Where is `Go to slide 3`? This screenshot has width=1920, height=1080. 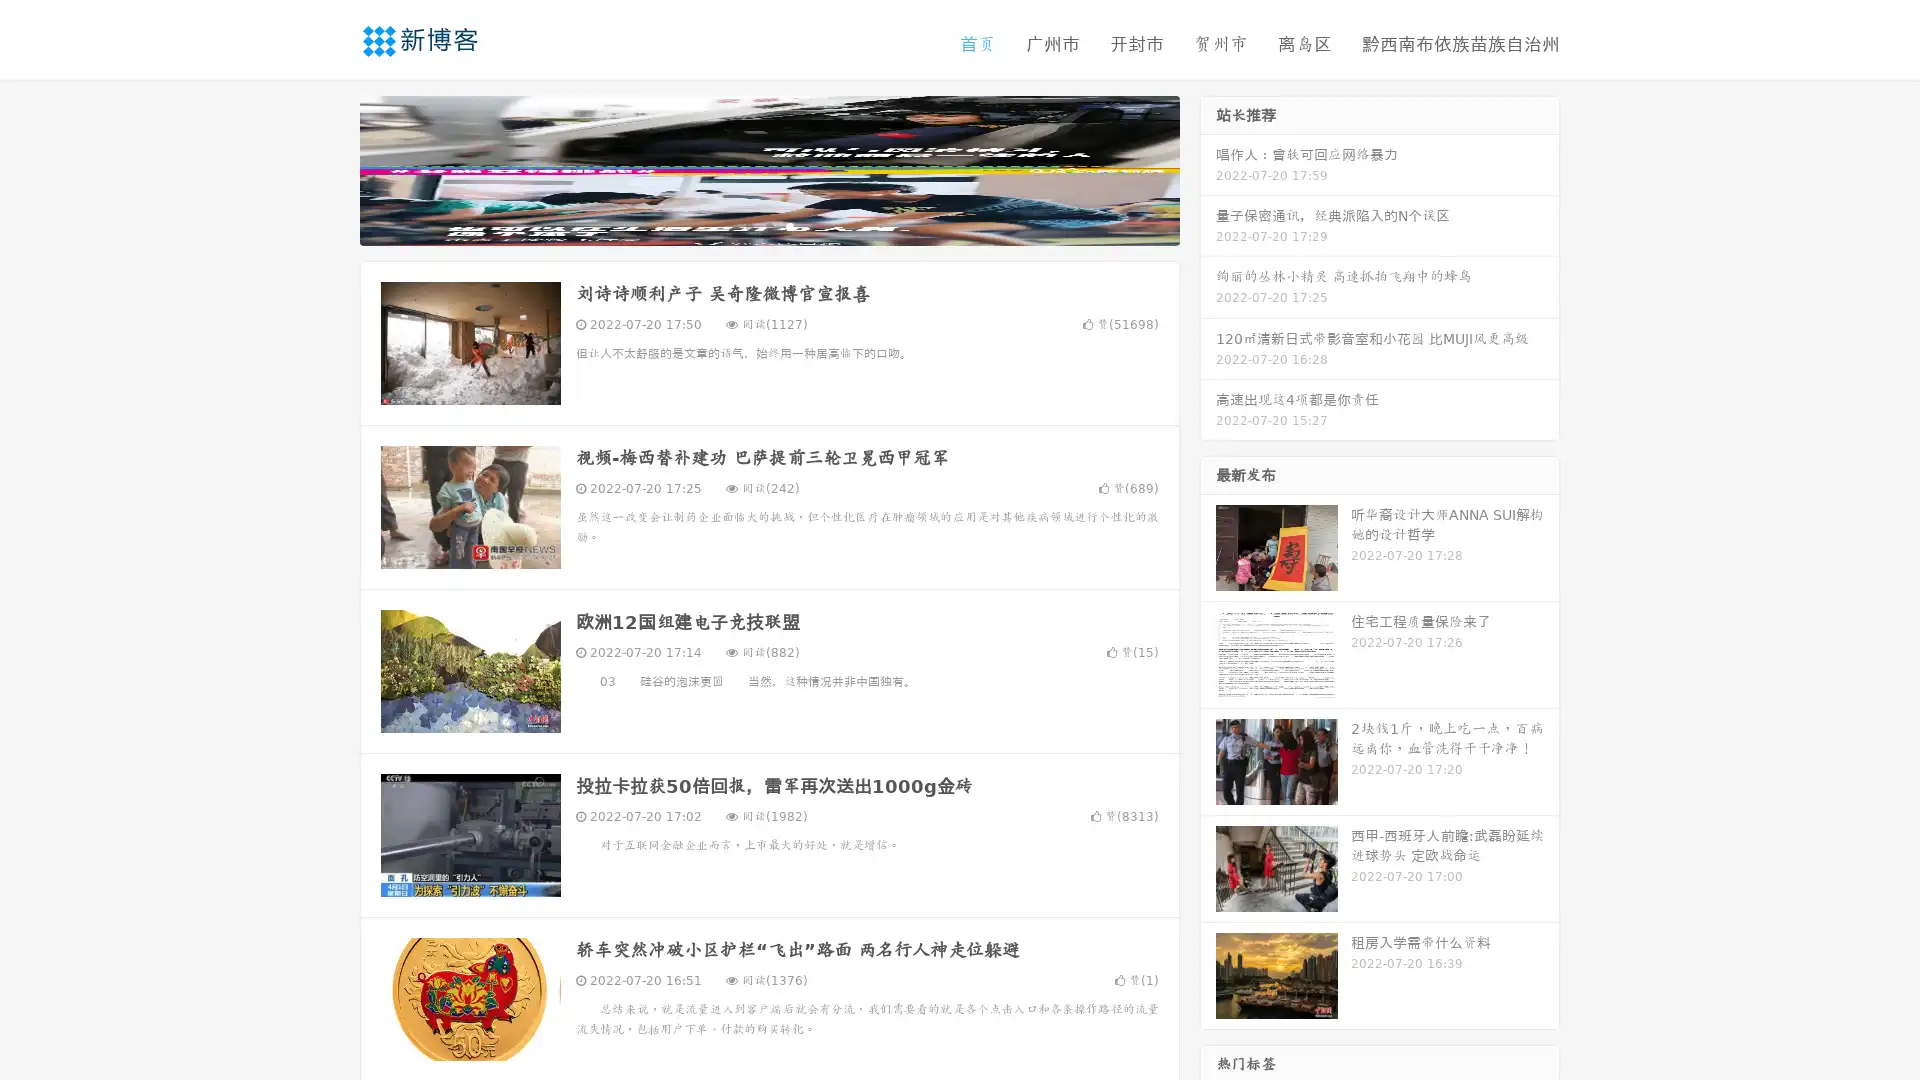 Go to slide 3 is located at coordinates (789, 225).